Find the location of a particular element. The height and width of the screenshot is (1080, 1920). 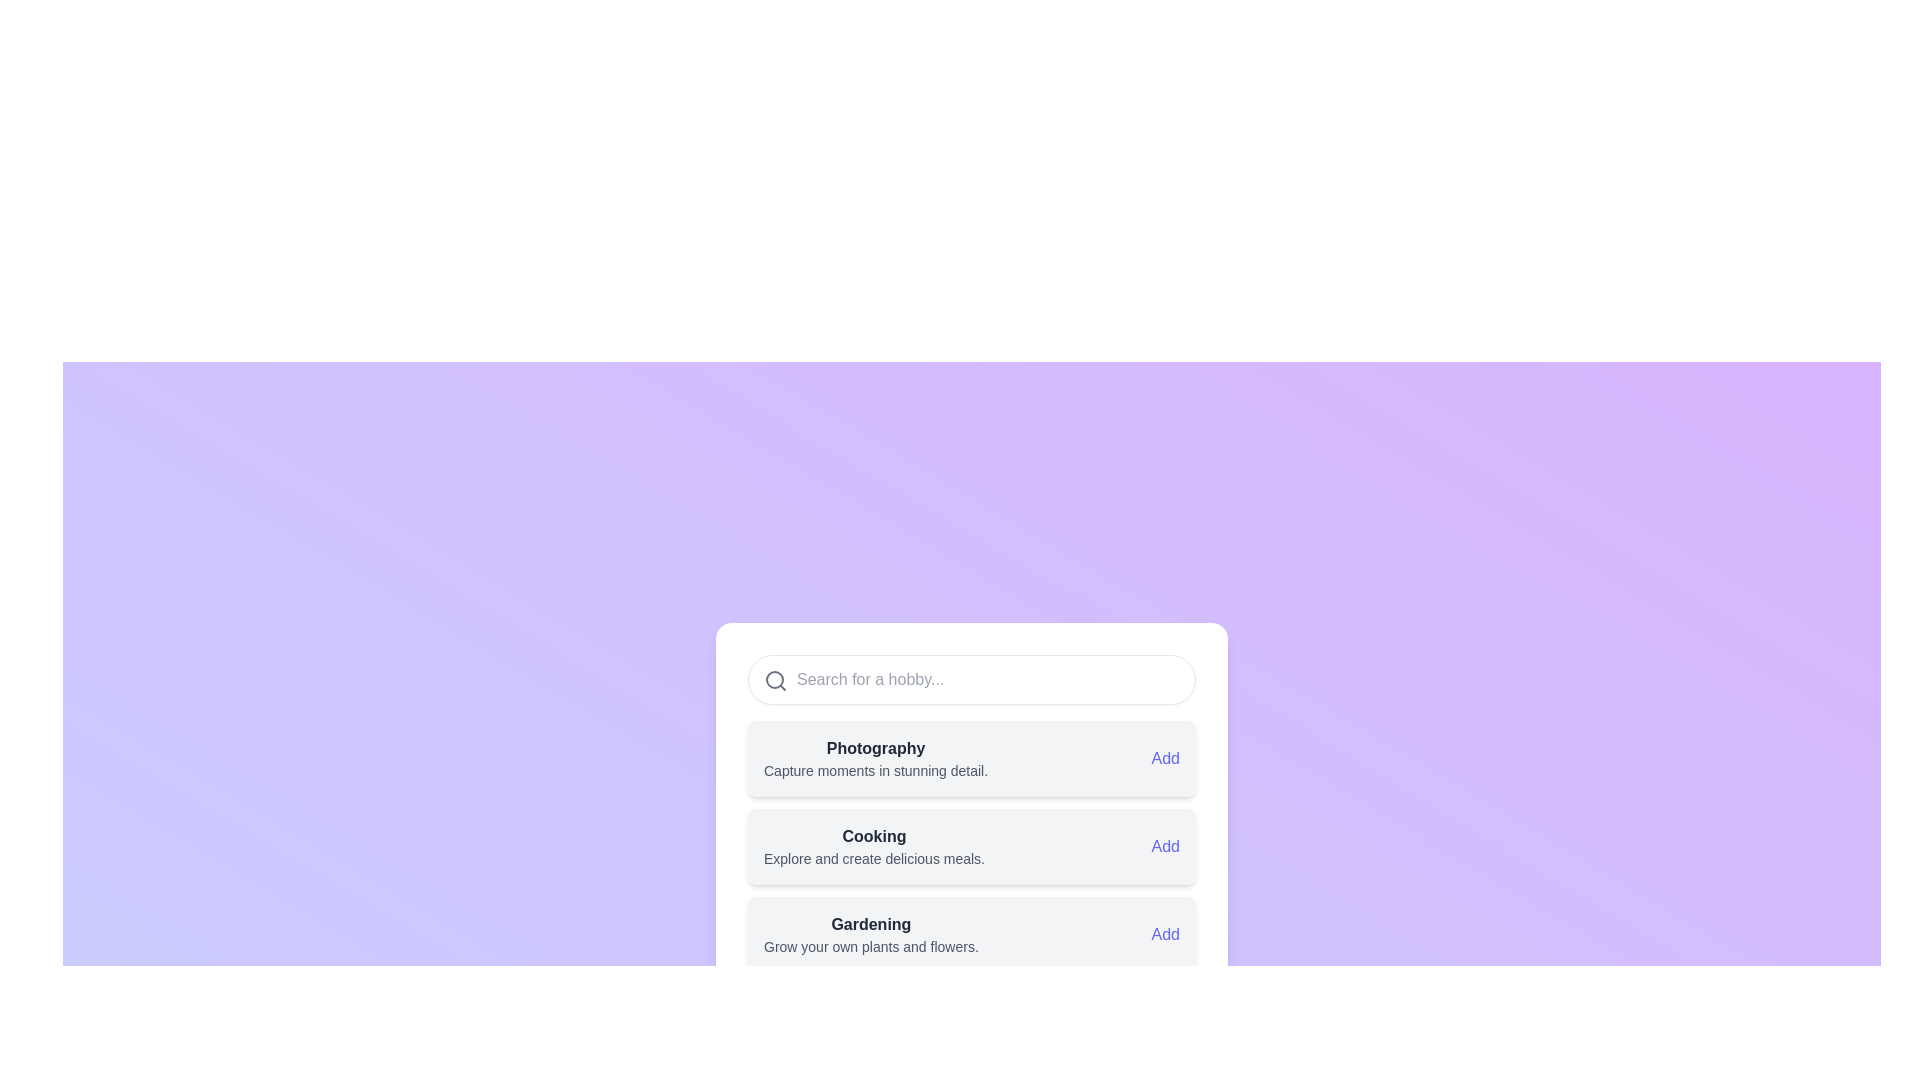

the 'Gardening' text label, which displays 'Gardening' in bold and 'Grow your own plants and flowers.' in a lighter font, located within the third card of hobby-related options is located at coordinates (871, 934).